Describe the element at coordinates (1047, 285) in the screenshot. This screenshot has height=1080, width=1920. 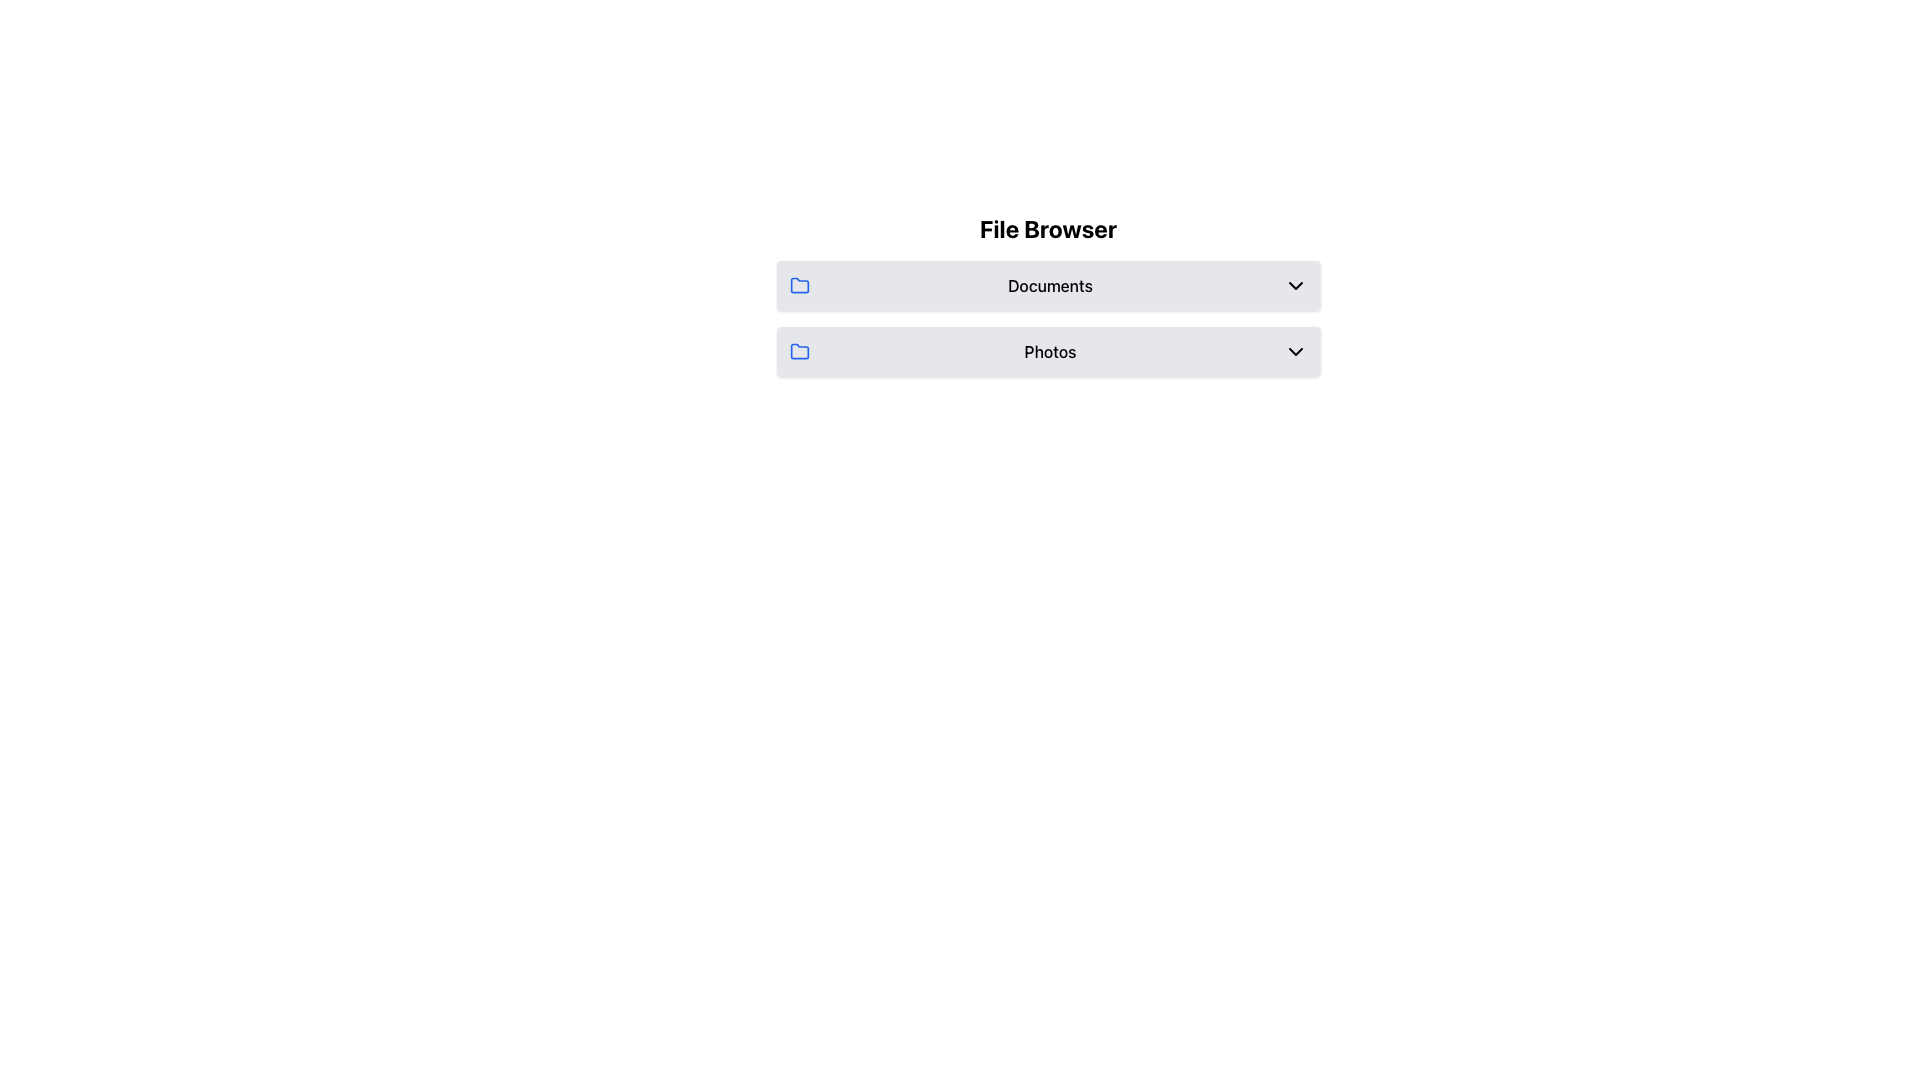
I see `the 'Documents' folder entry` at that location.